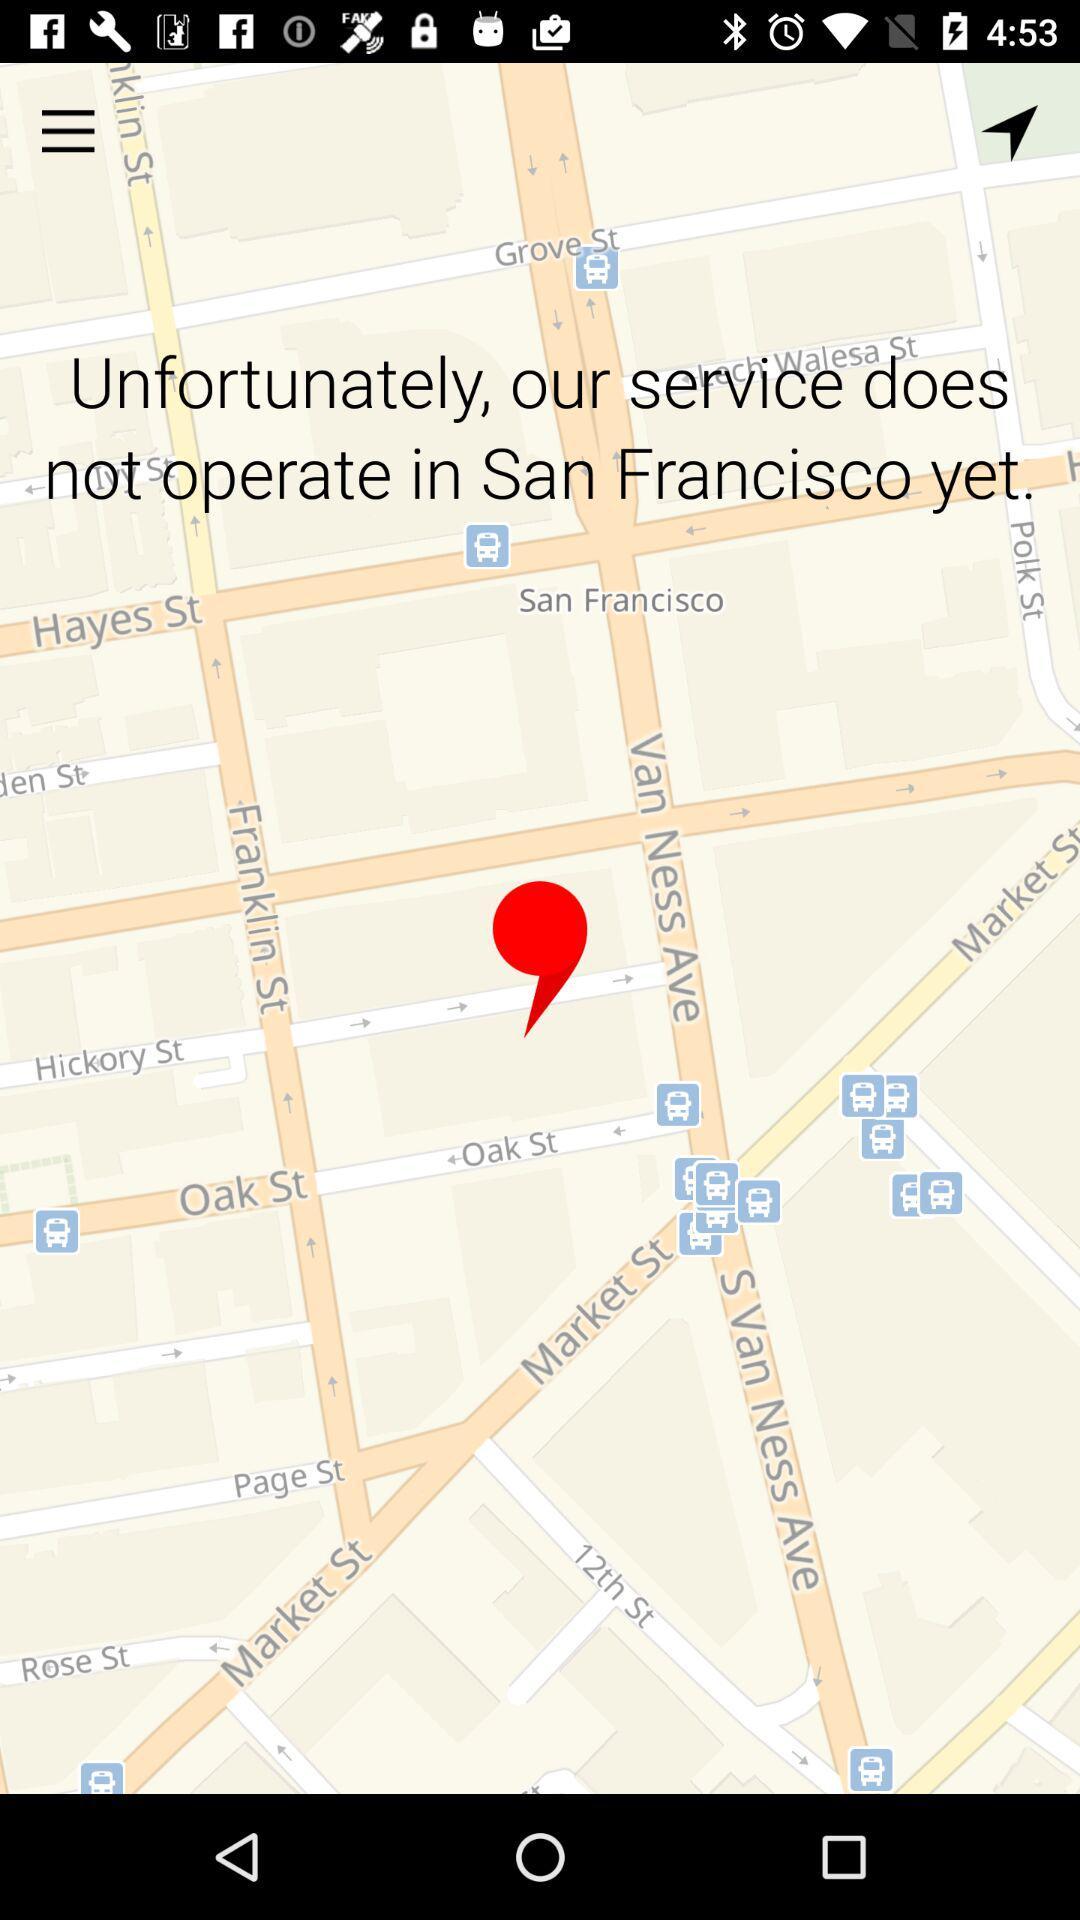 This screenshot has width=1080, height=1920. What do you see at coordinates (1009, 132) in the screenshot?
I see `the icon at the top right corner` at bounding box center [1009, 132].